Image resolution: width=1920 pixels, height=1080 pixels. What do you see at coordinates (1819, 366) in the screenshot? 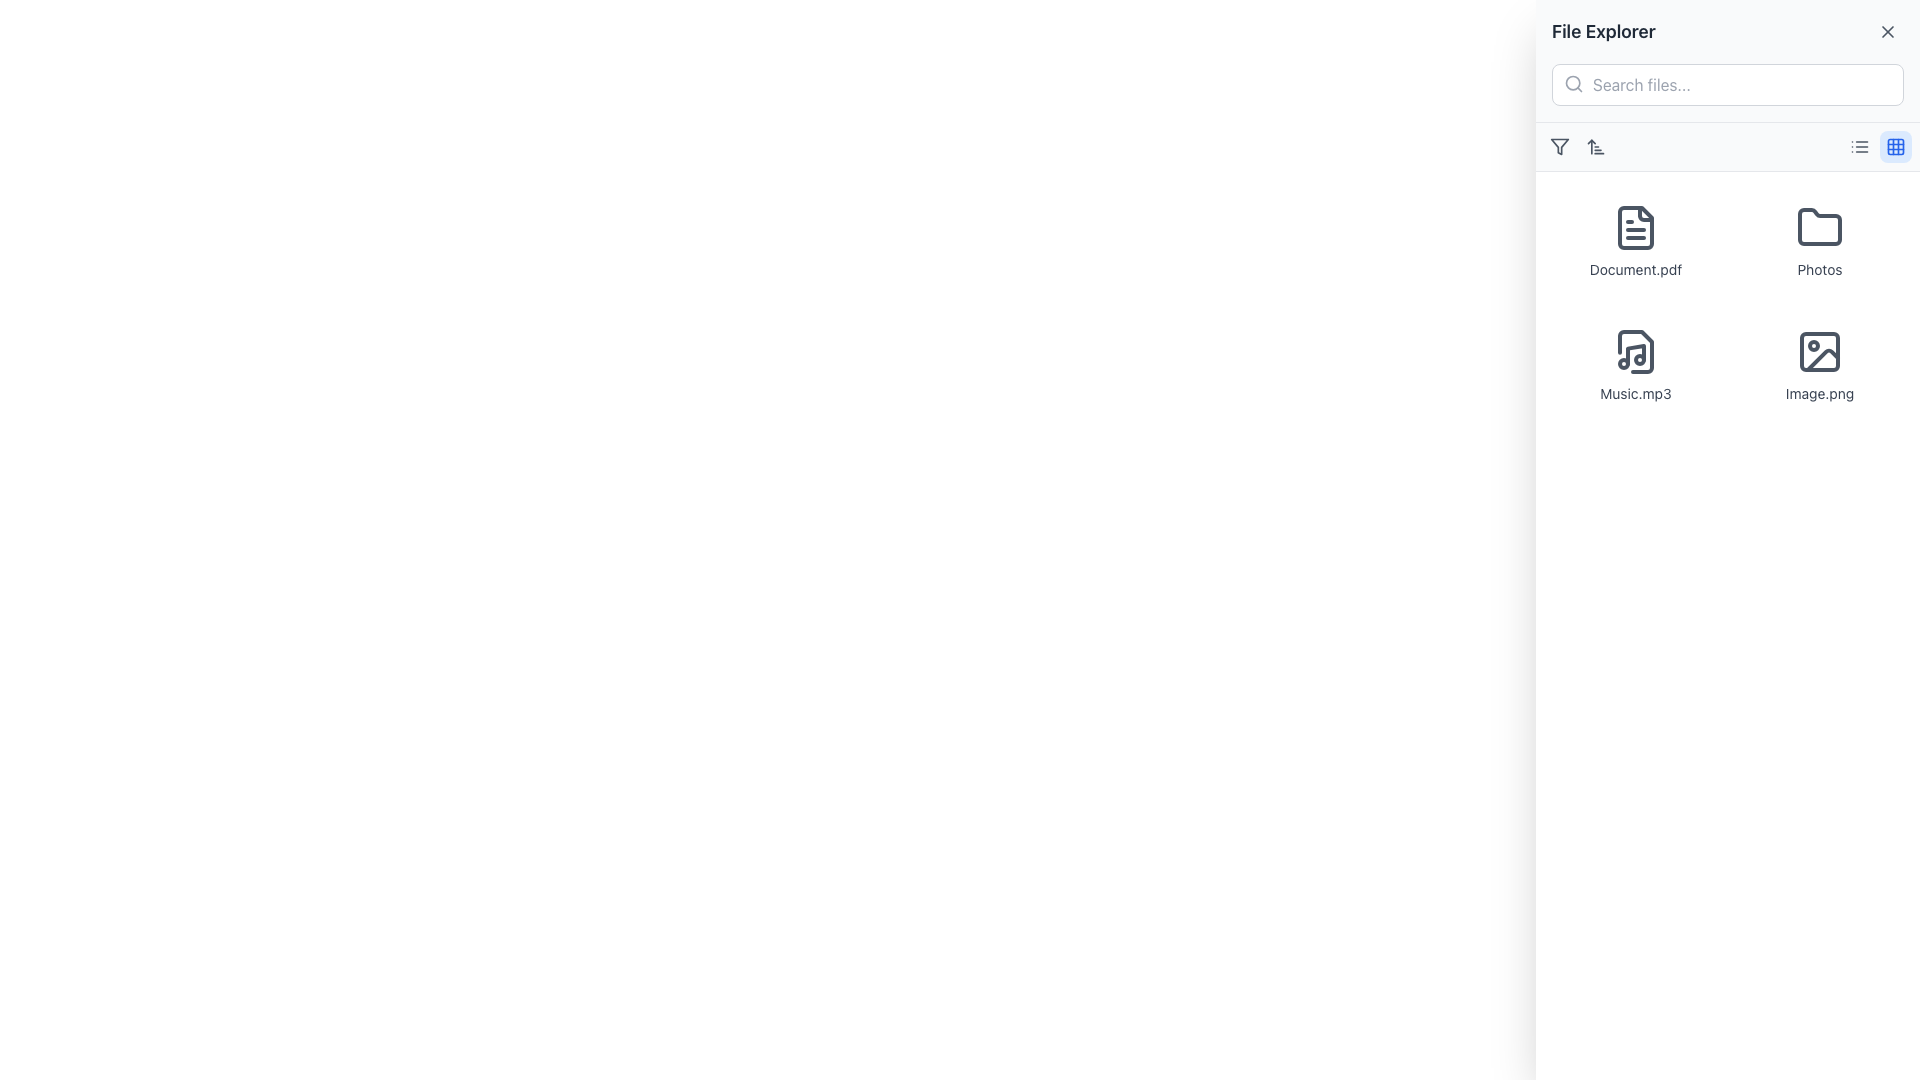
I see `the file icon labeled 'Image.png'` at bounding box center [1819, 366].